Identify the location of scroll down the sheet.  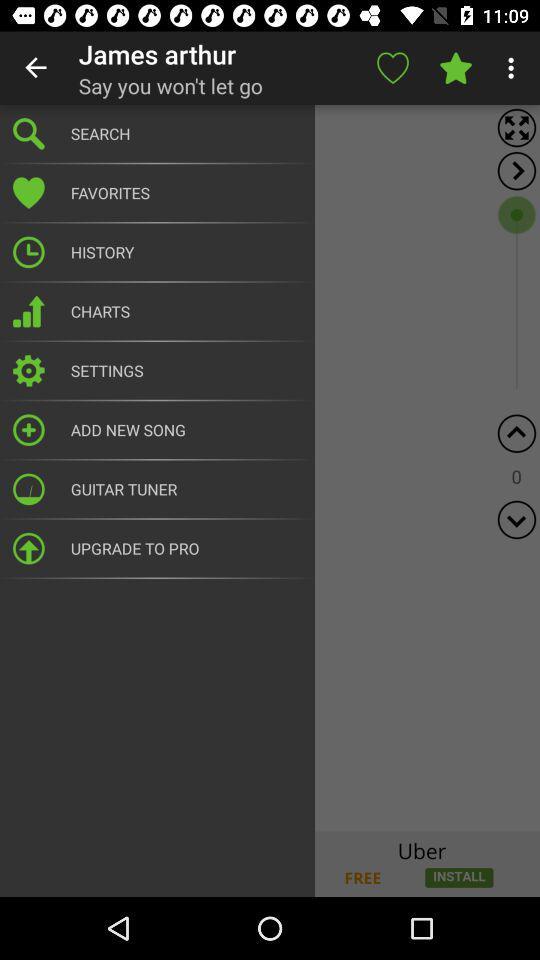
(516, 518).